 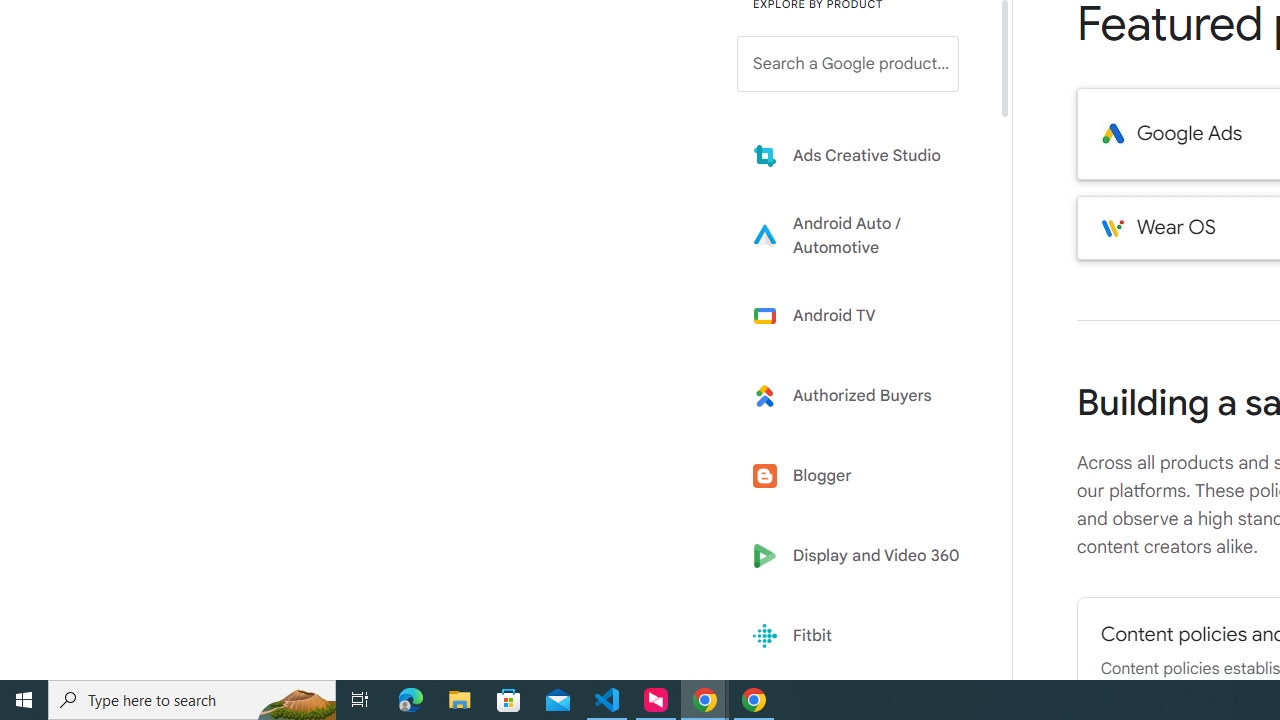 I want to click on 'Display and Video 360', so click(x=862, y=556).